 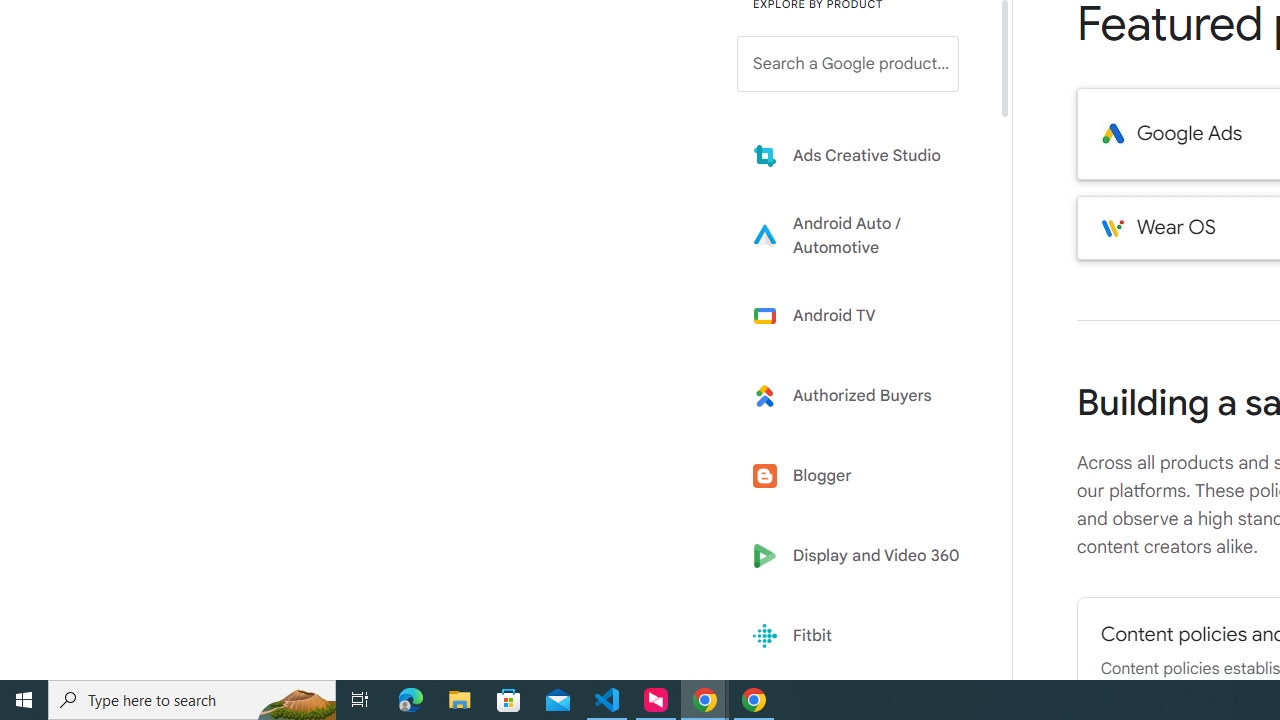 I want to click on 'Display and Video 360', so click(x=862, y=556).